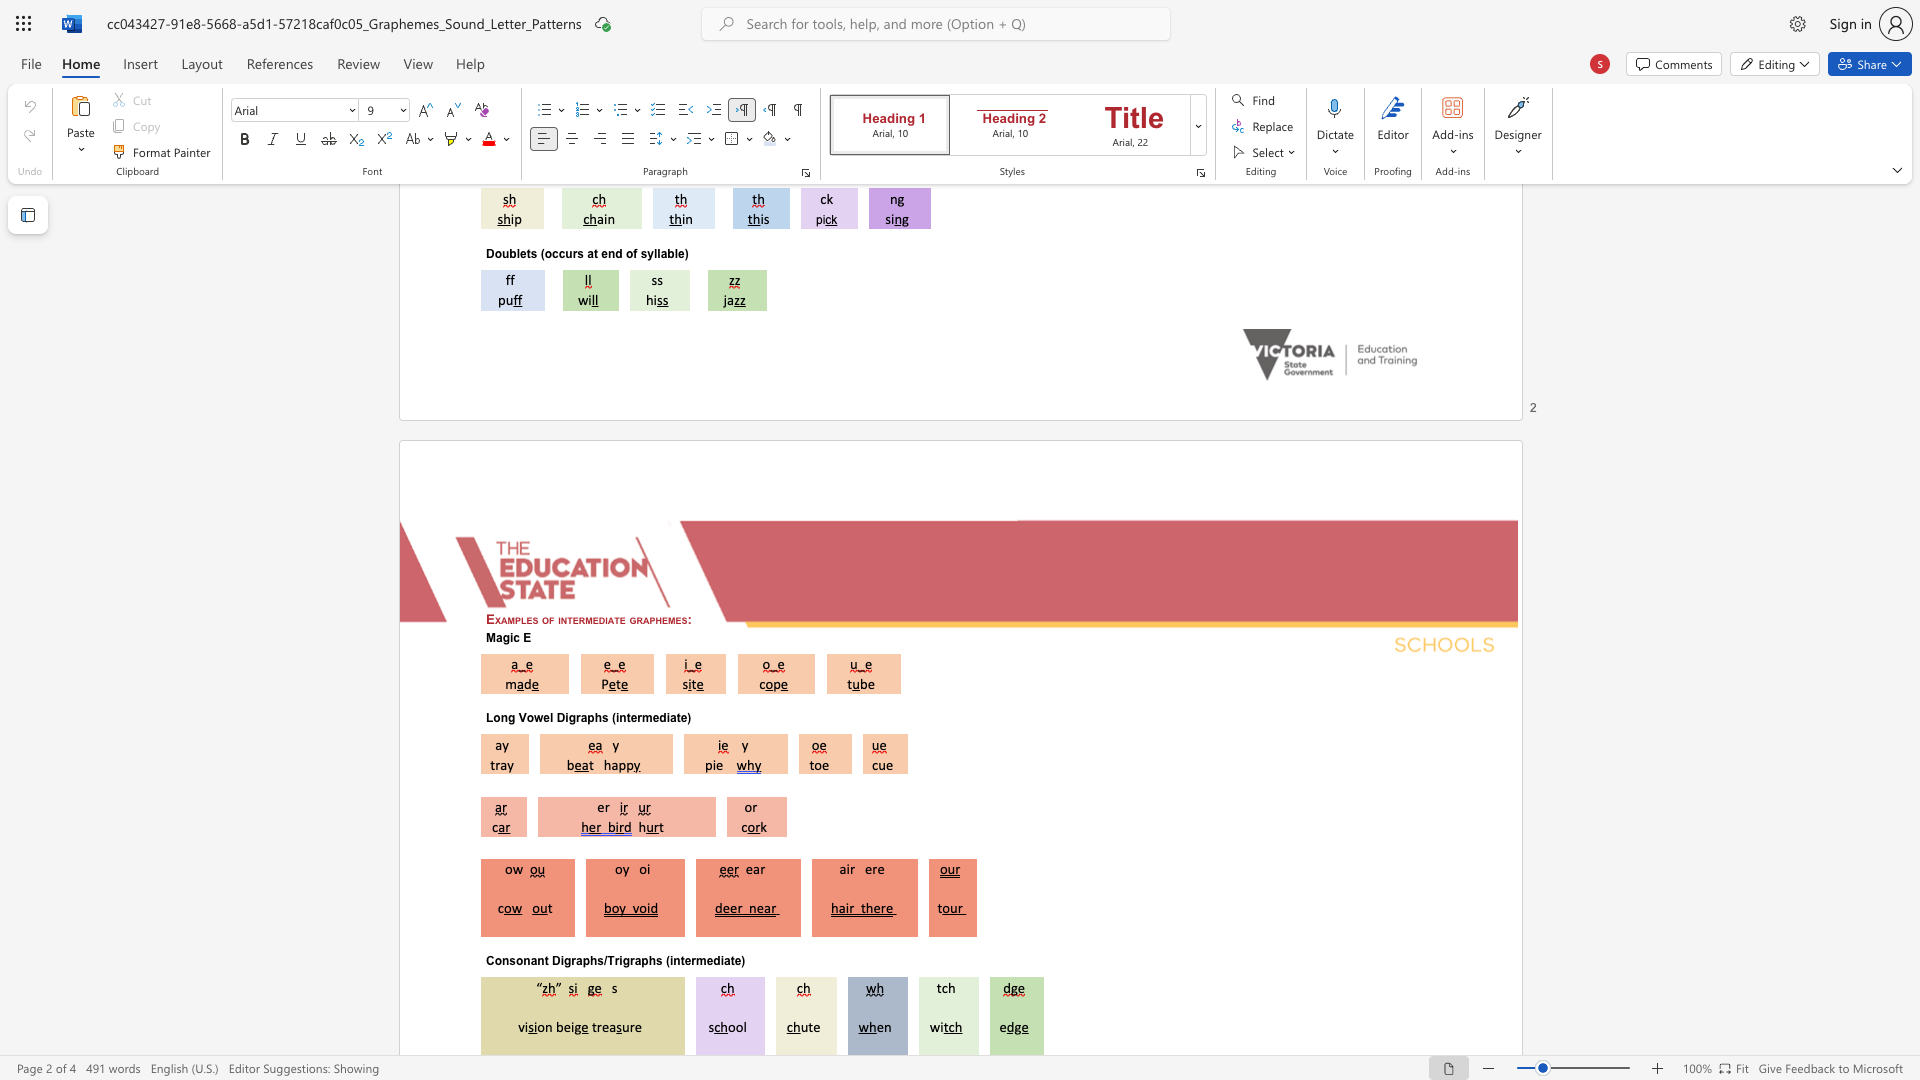  Describe the element at coordinates (600, 717) in the screenshot. I see `the subset text "s (intermediate)" within the text "Long Vowel Digraphs (intermediate)"` at that location.